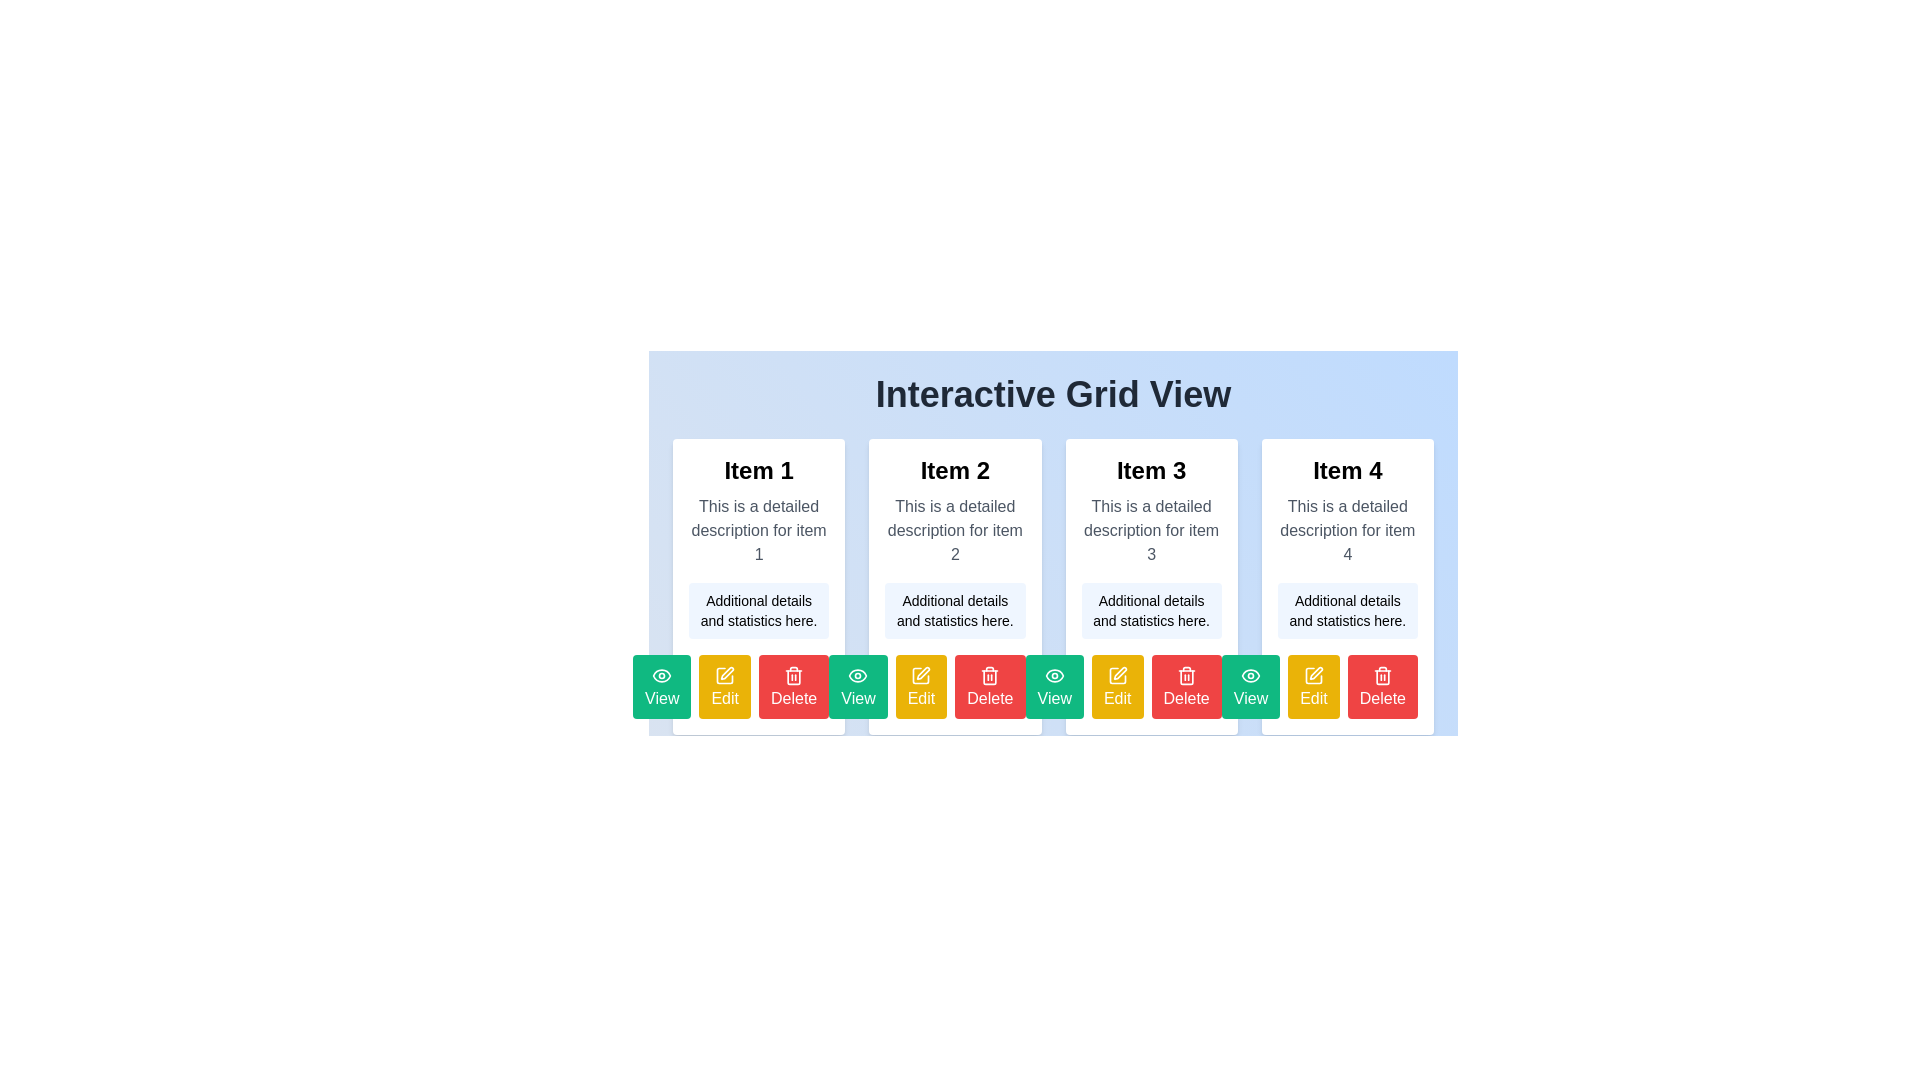 This screenshot has width=1920, height=1080. Describe the element at coordinates (758, 685) in the screenshot. I see `the red 'Delete' button with a trash icon located at the bottom-right side of the 'Item 1' card` at that location.